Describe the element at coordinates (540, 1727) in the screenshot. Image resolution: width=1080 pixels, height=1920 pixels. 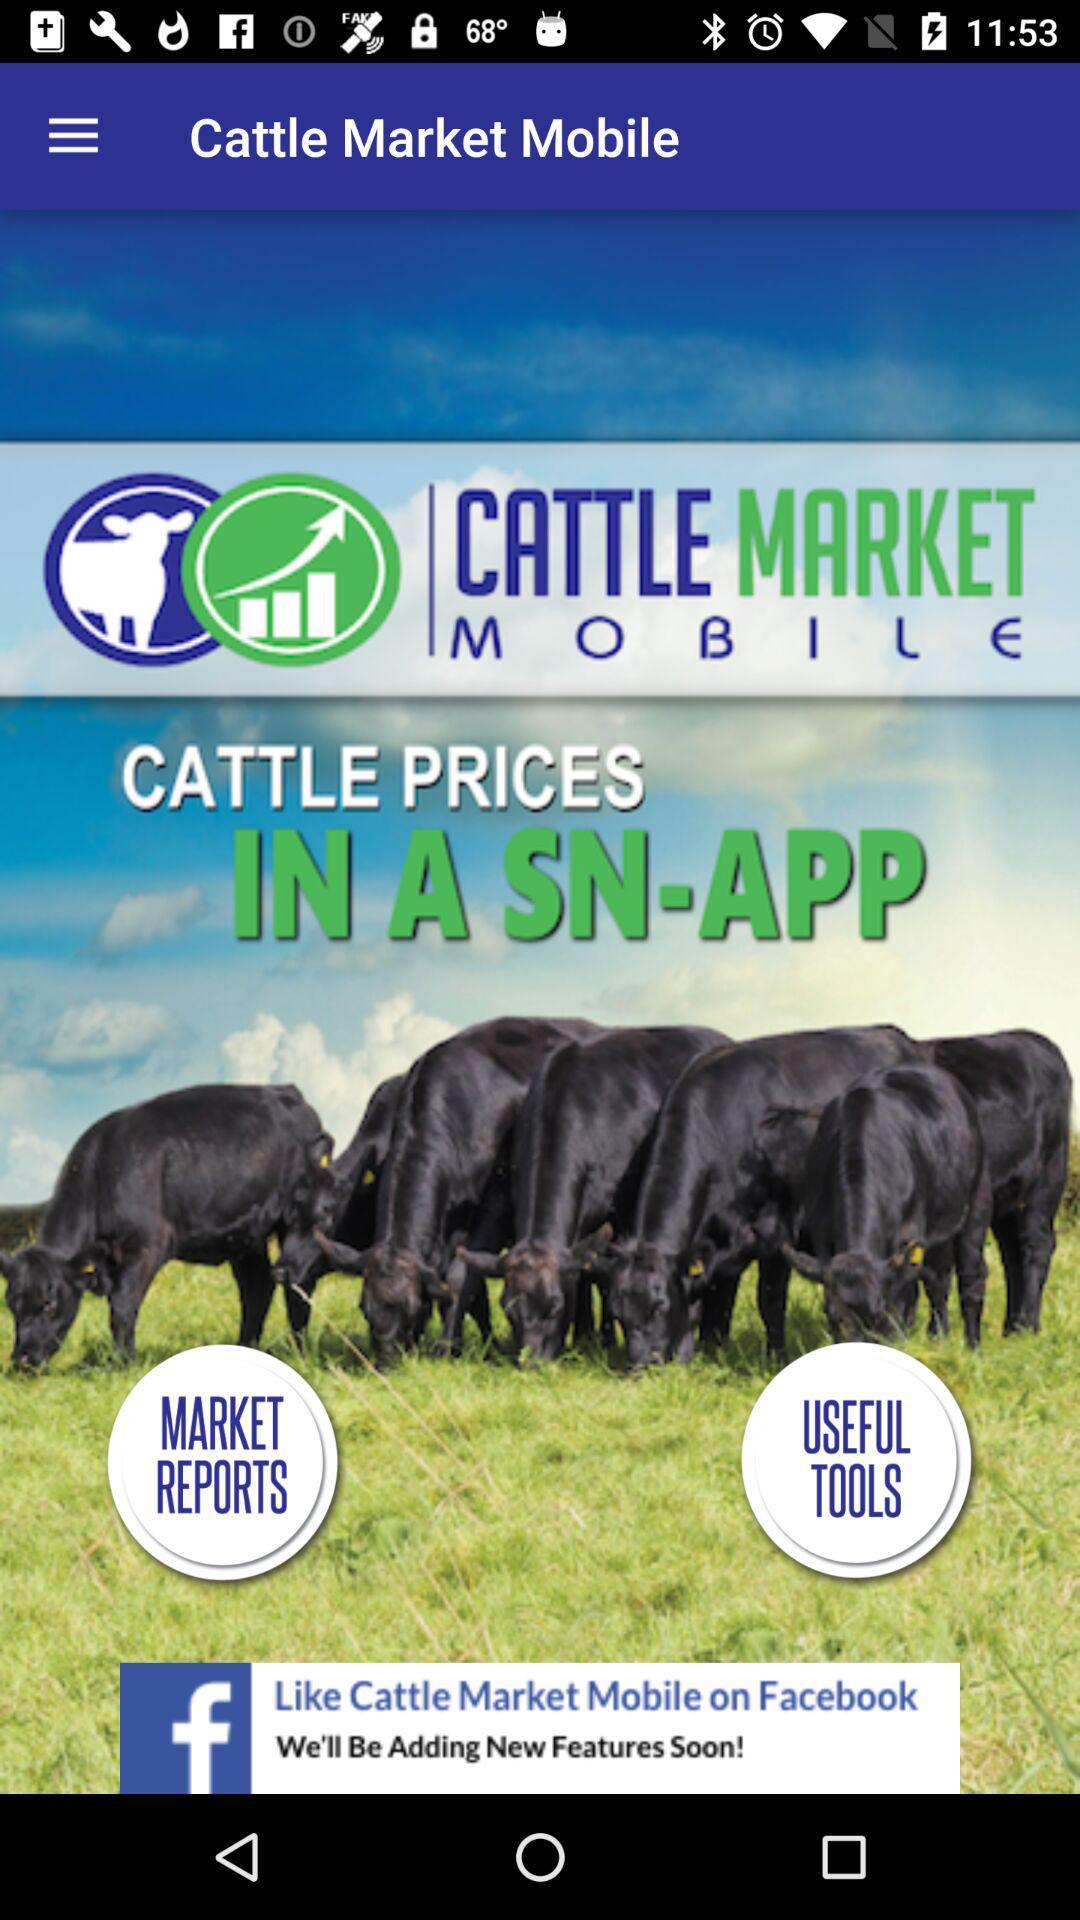
I see `give a like on facebook` at that location.